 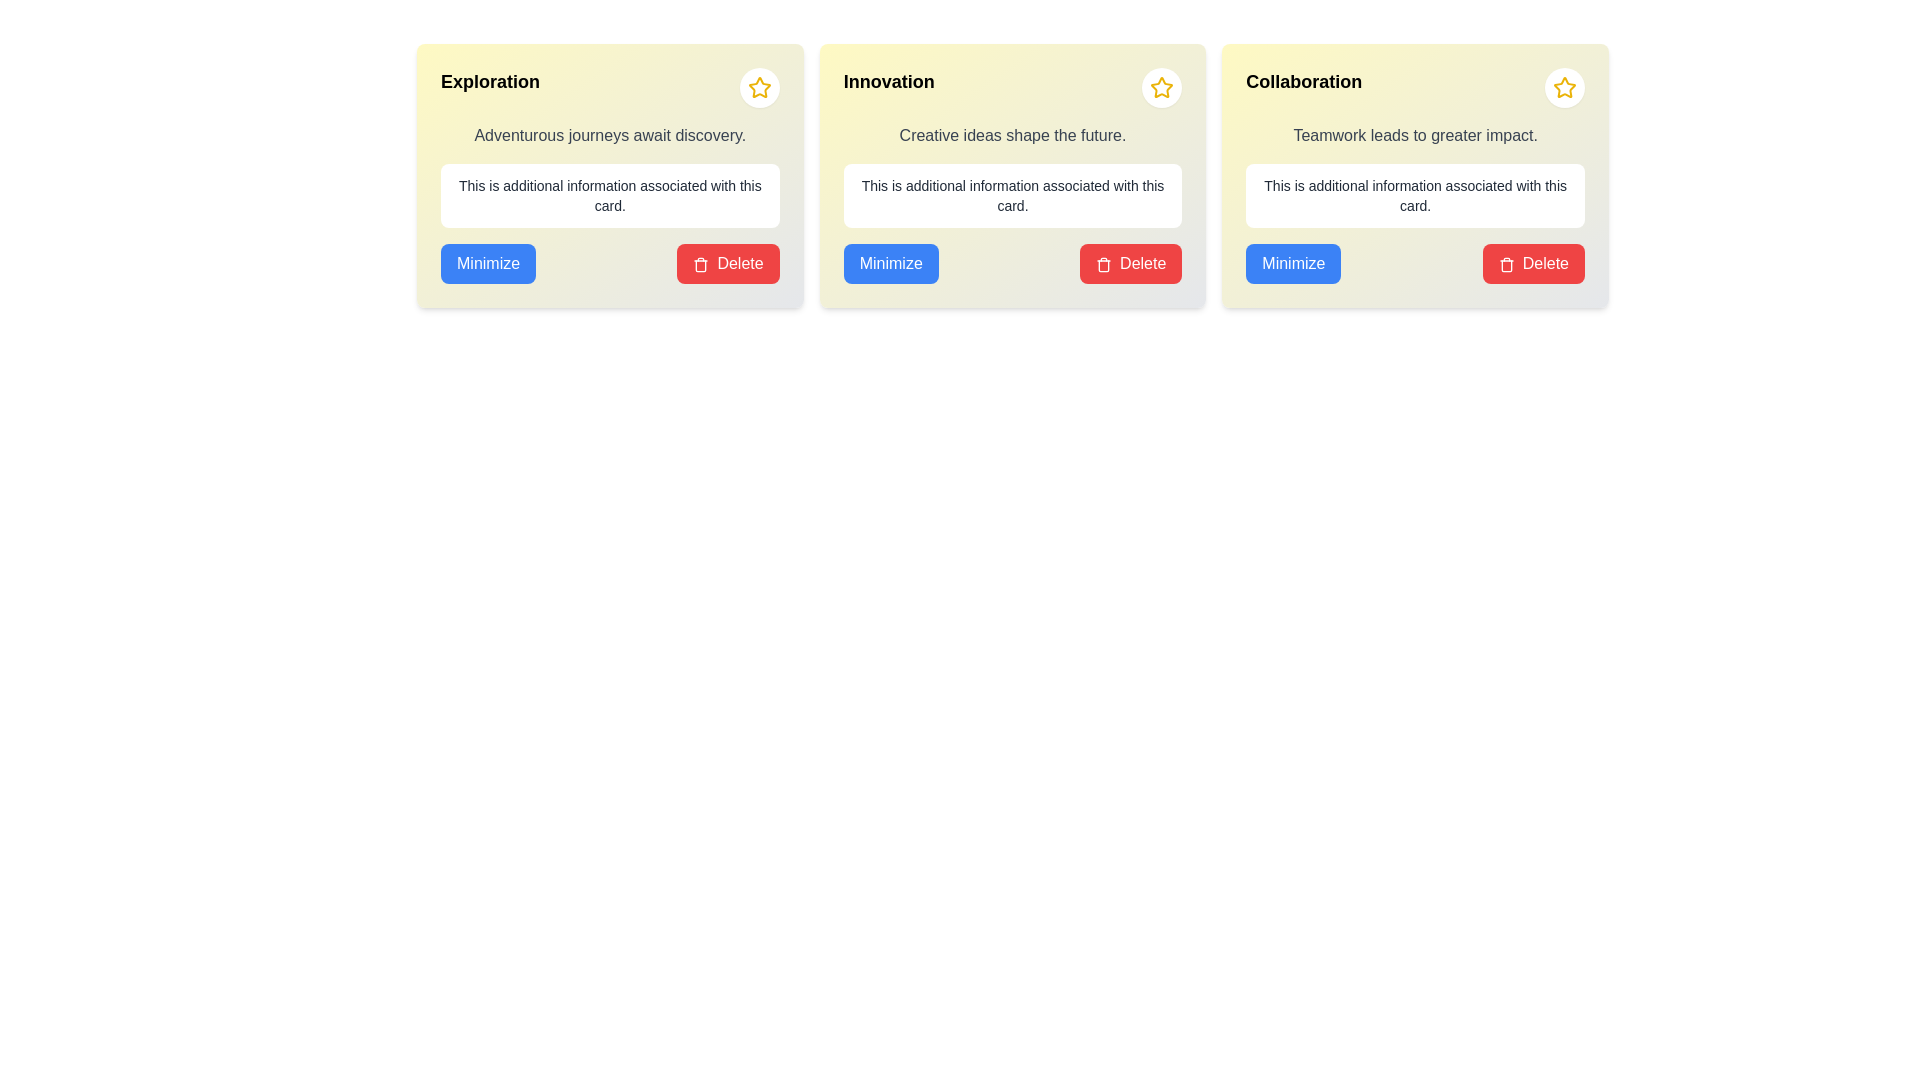 What do you see at coordinates (1563, 87) in the screenshot?
I see `the circular button with a white background and a yellow star icon, located at the top-right corner of the 'Collaboration' card` at bounding box center [1563, 87].